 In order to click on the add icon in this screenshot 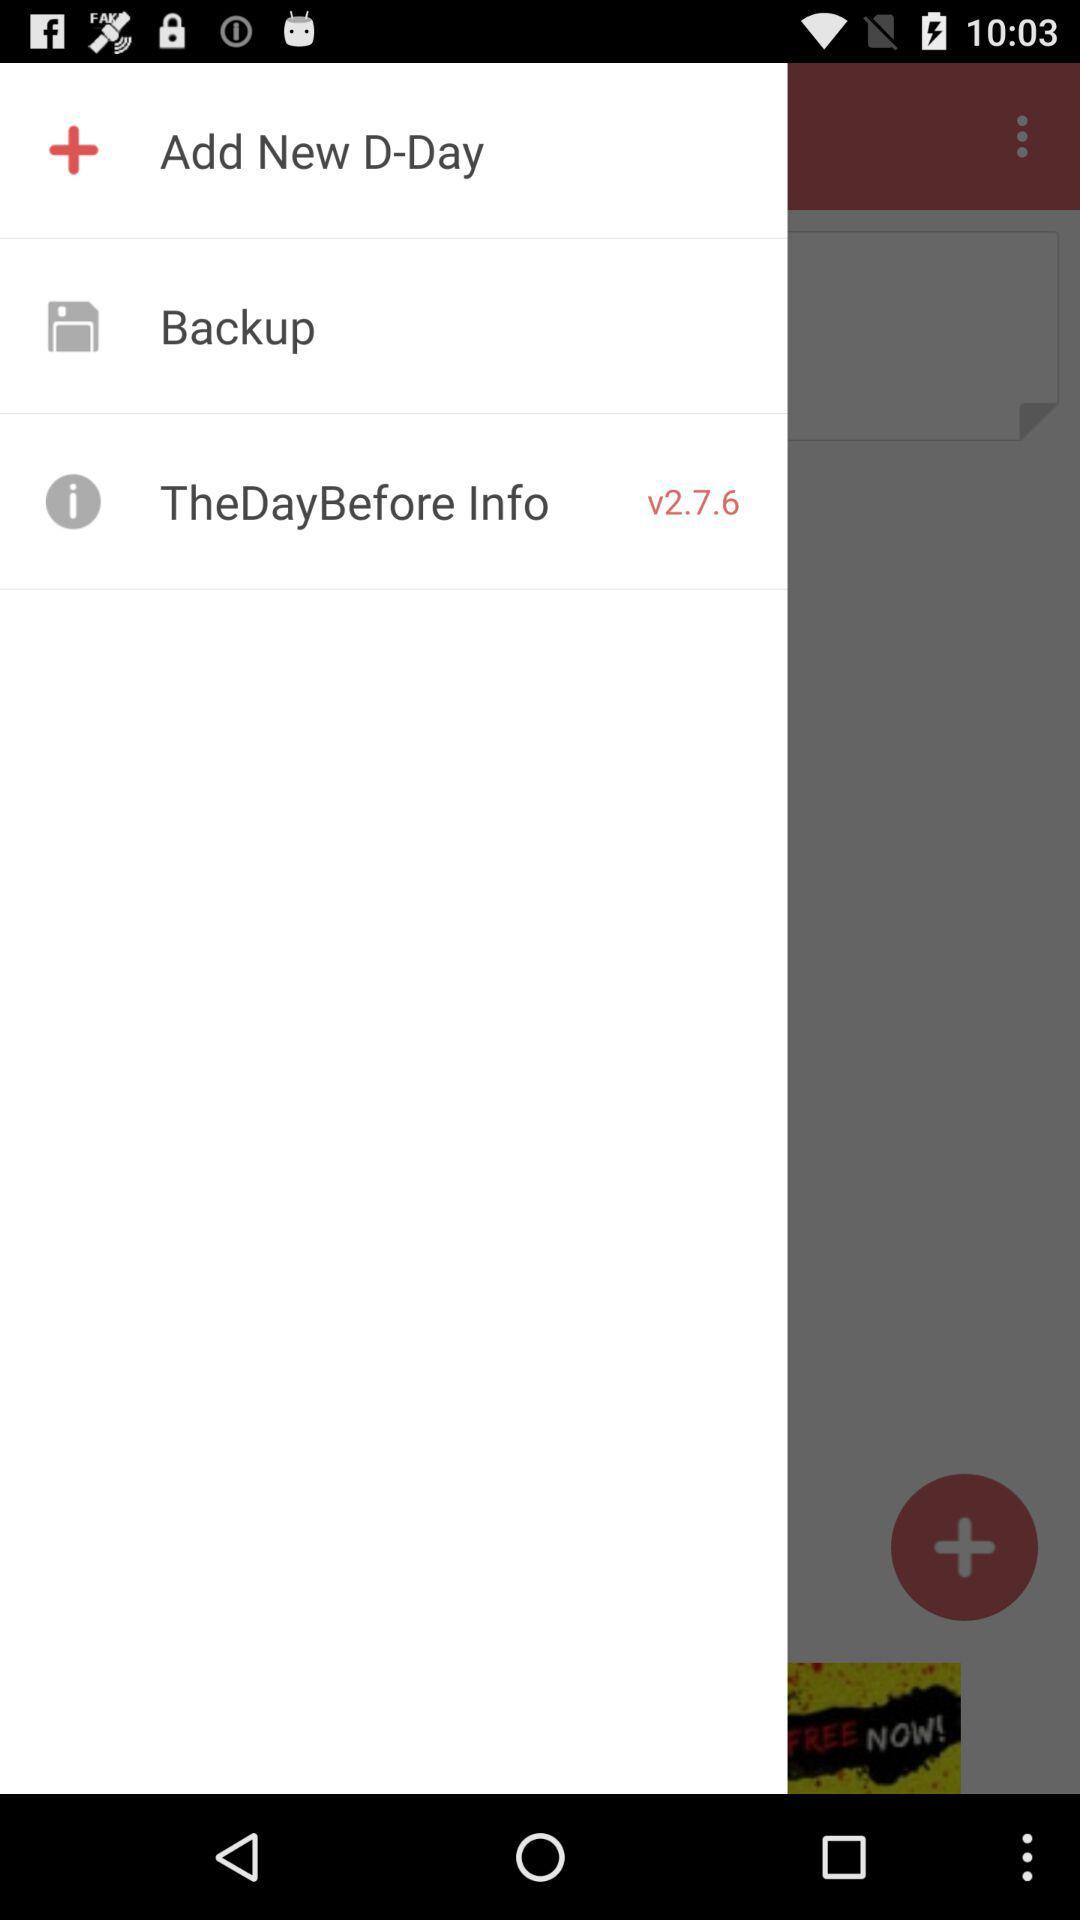, I will do `click(963, 1656)`.